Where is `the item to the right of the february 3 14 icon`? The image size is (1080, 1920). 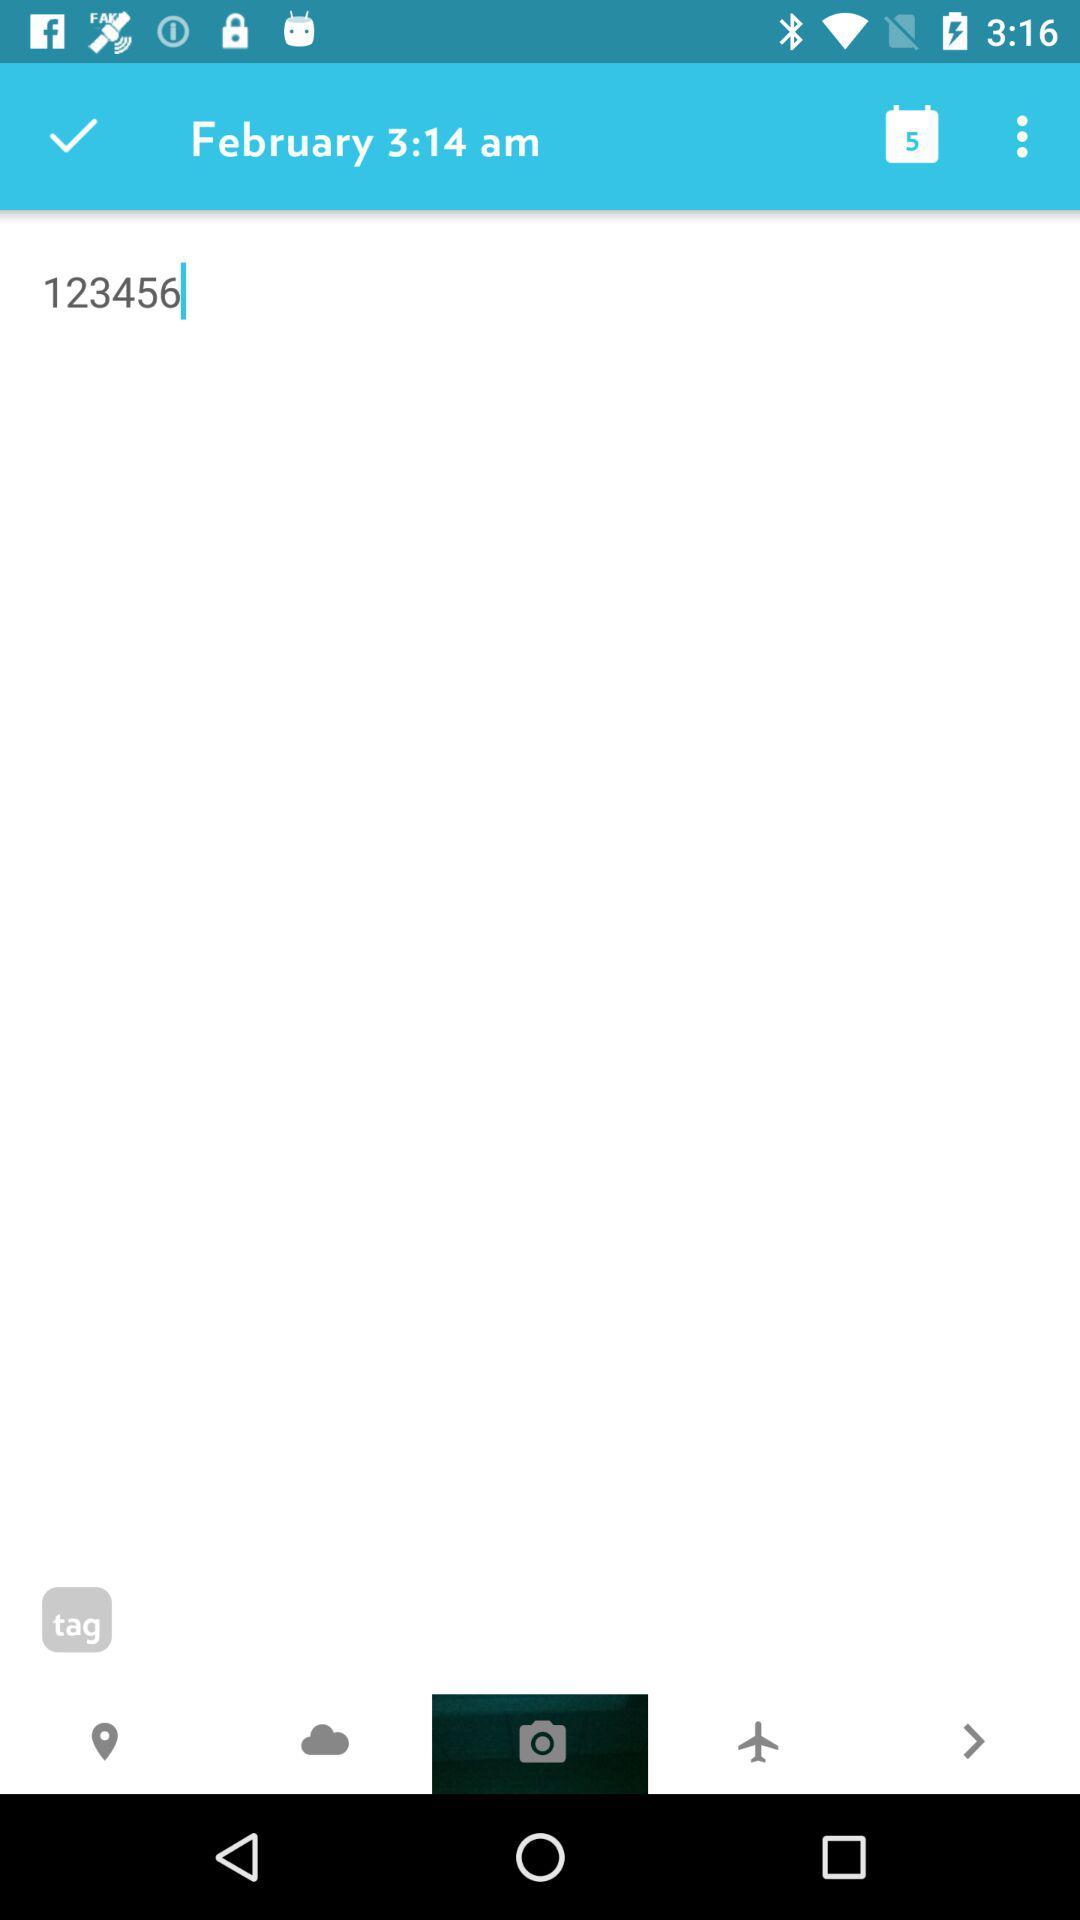 the item to the right of the february 3 14 icon is located at coordinates (911, 135).